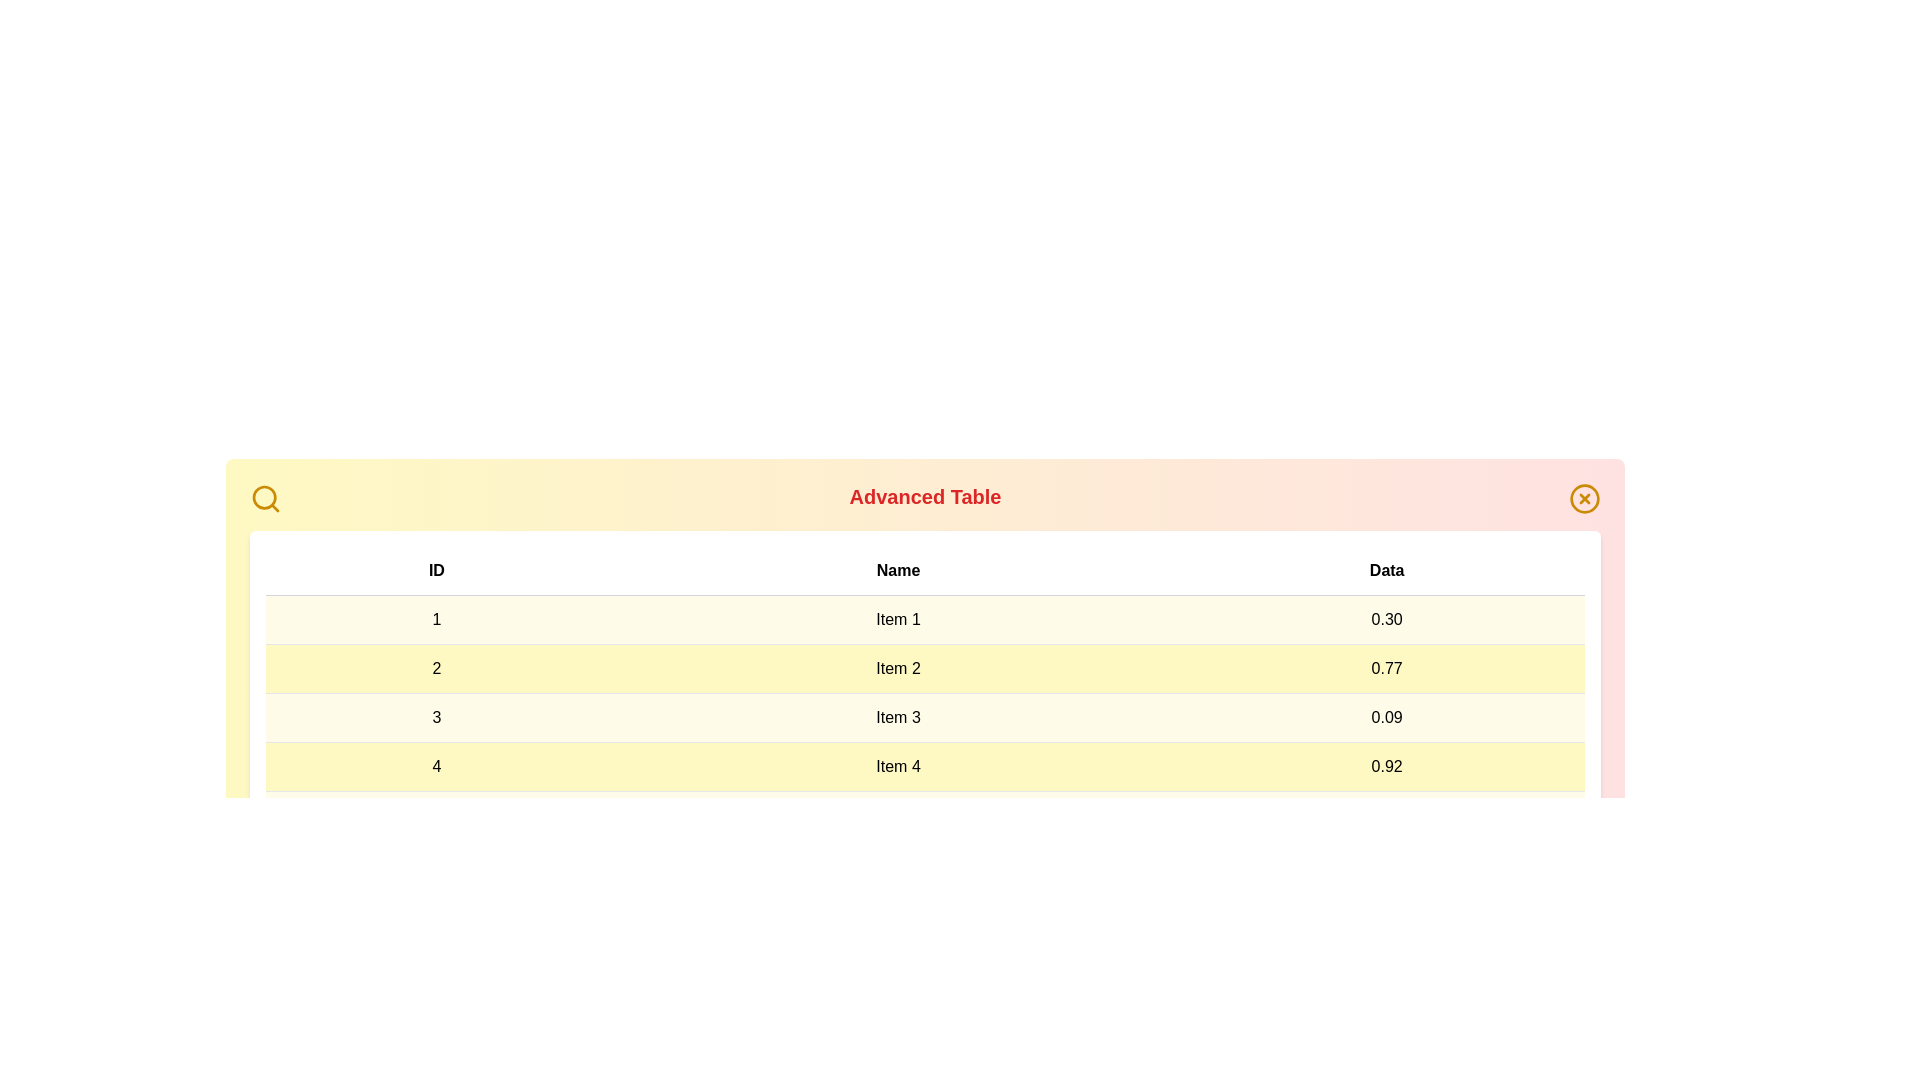  I want to click on the row corresponding to 3, so click(924, 716).